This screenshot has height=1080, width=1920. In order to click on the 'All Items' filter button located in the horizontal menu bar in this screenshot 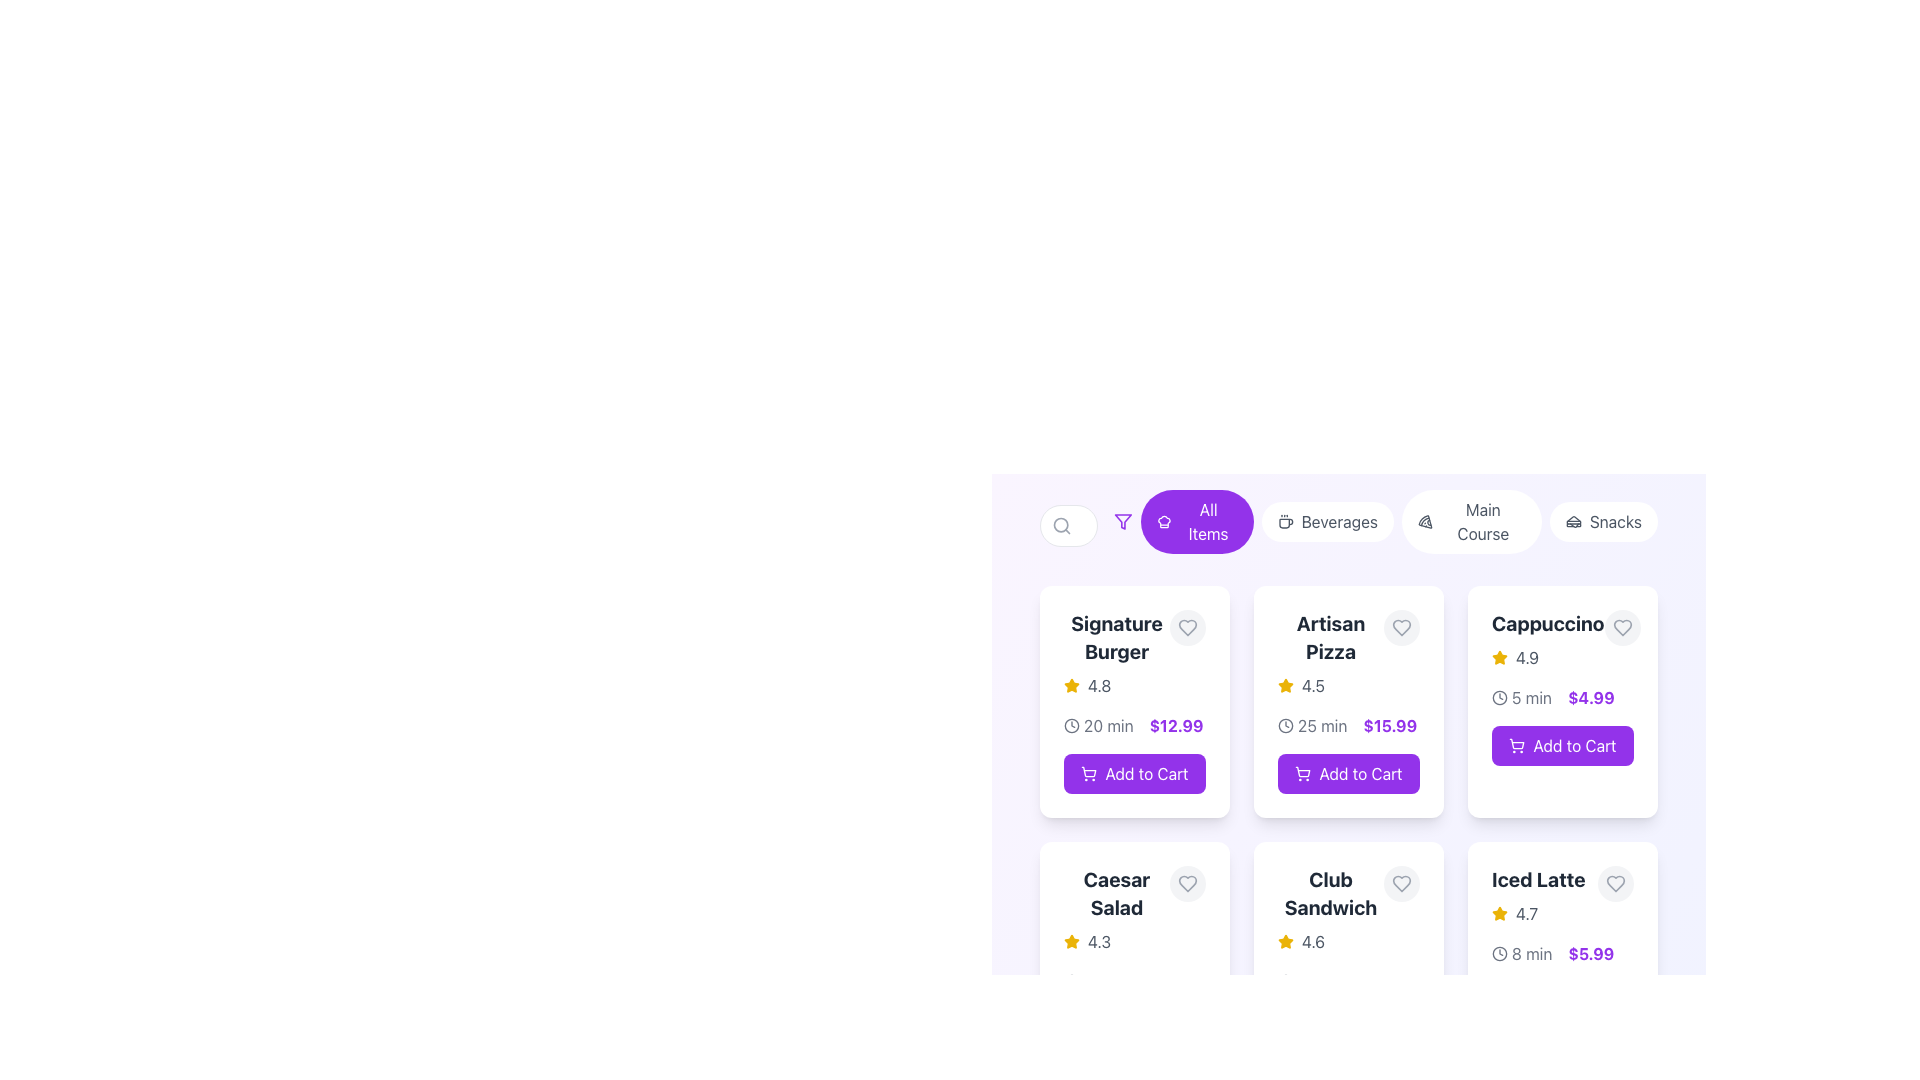, I will do `click(1207, 520)`.